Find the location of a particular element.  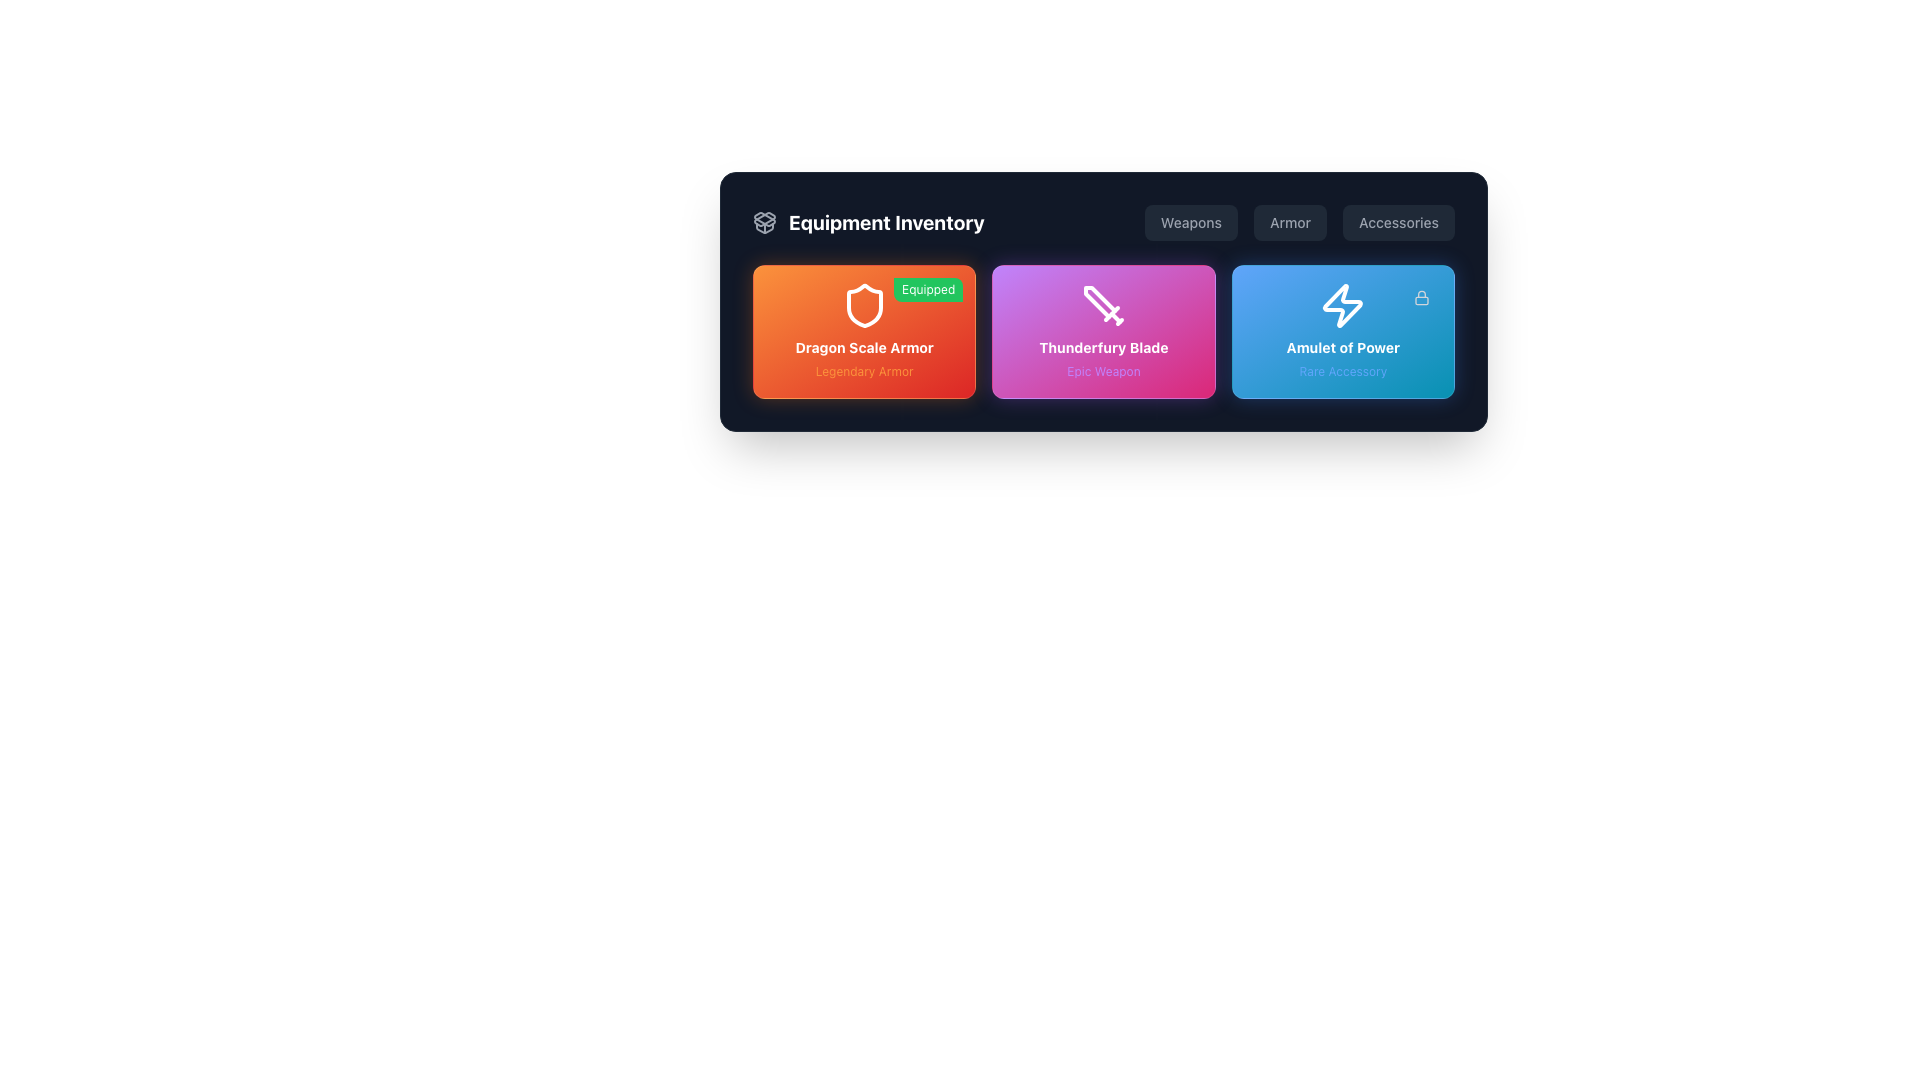

the 'Armor' button located in the 'Equipment Inventory' interface is located at coordinates (1290, 223).